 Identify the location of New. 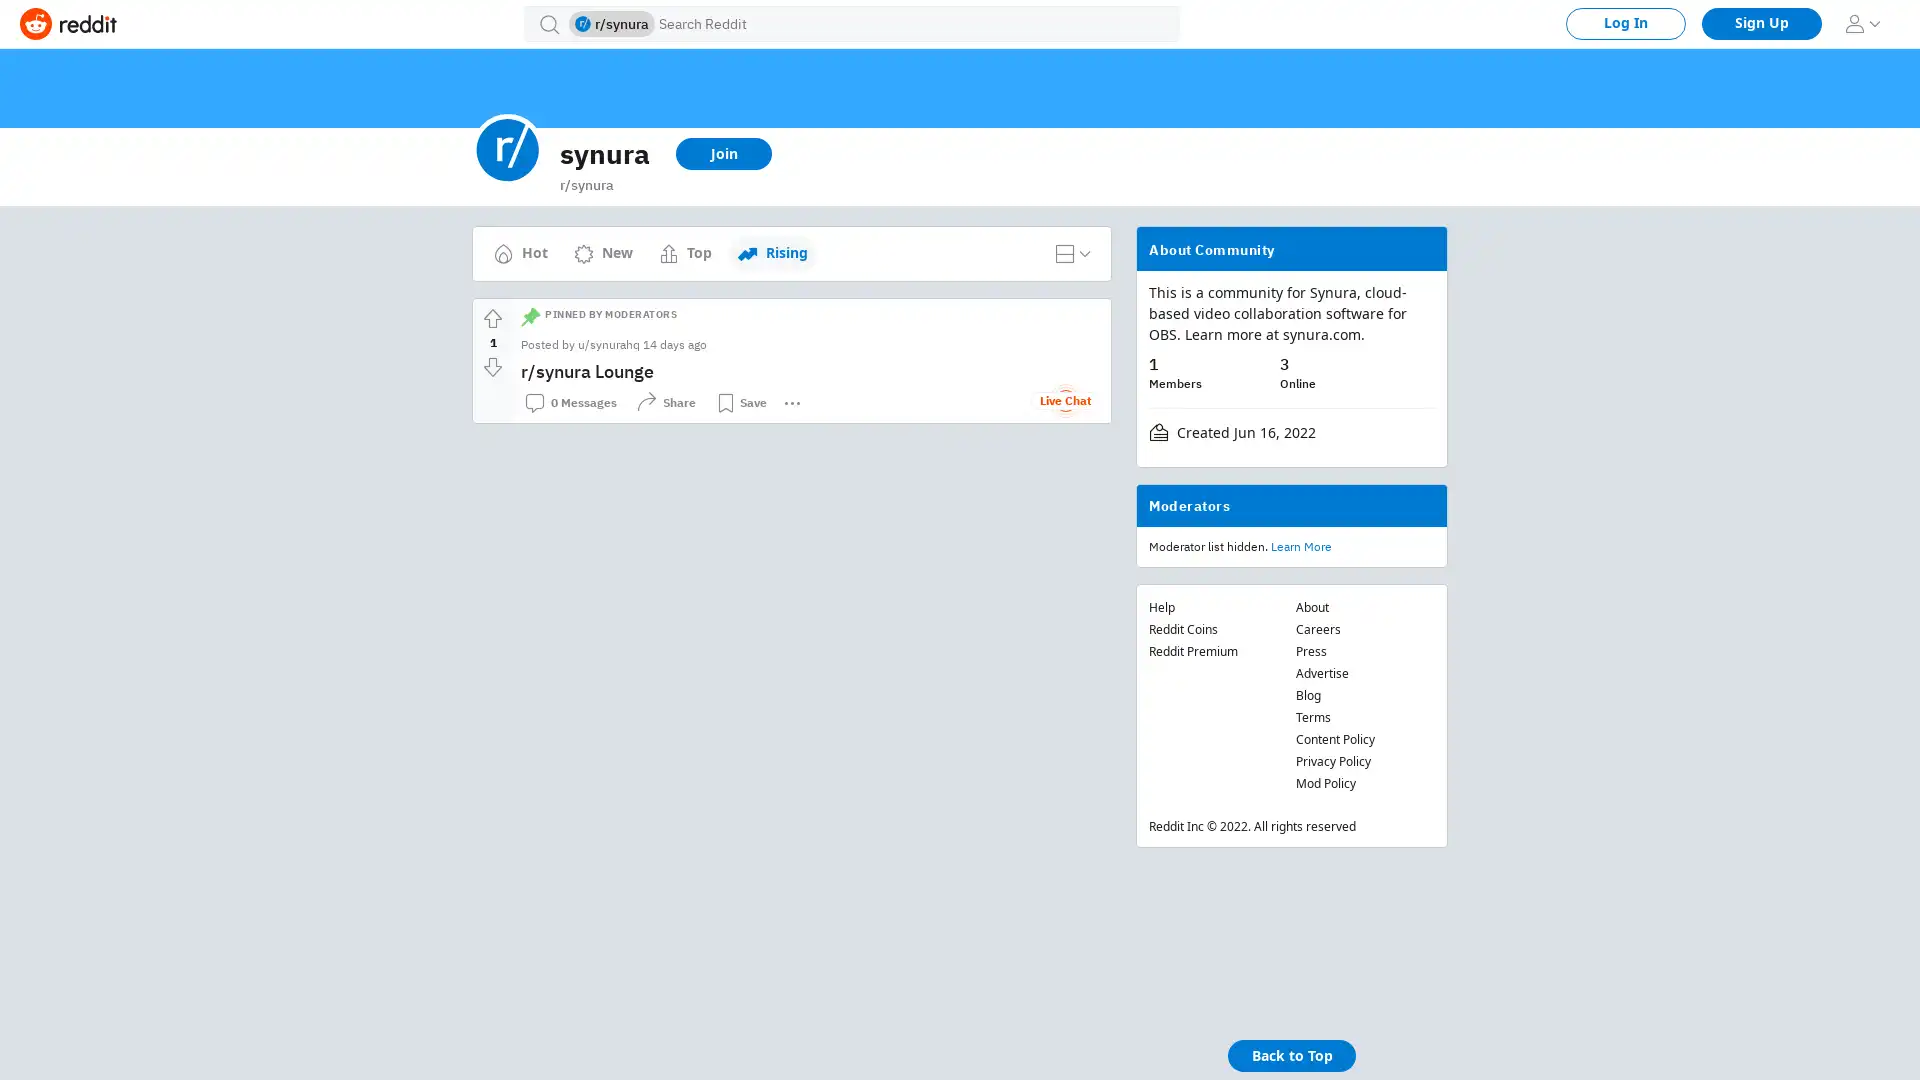
(602, 253).